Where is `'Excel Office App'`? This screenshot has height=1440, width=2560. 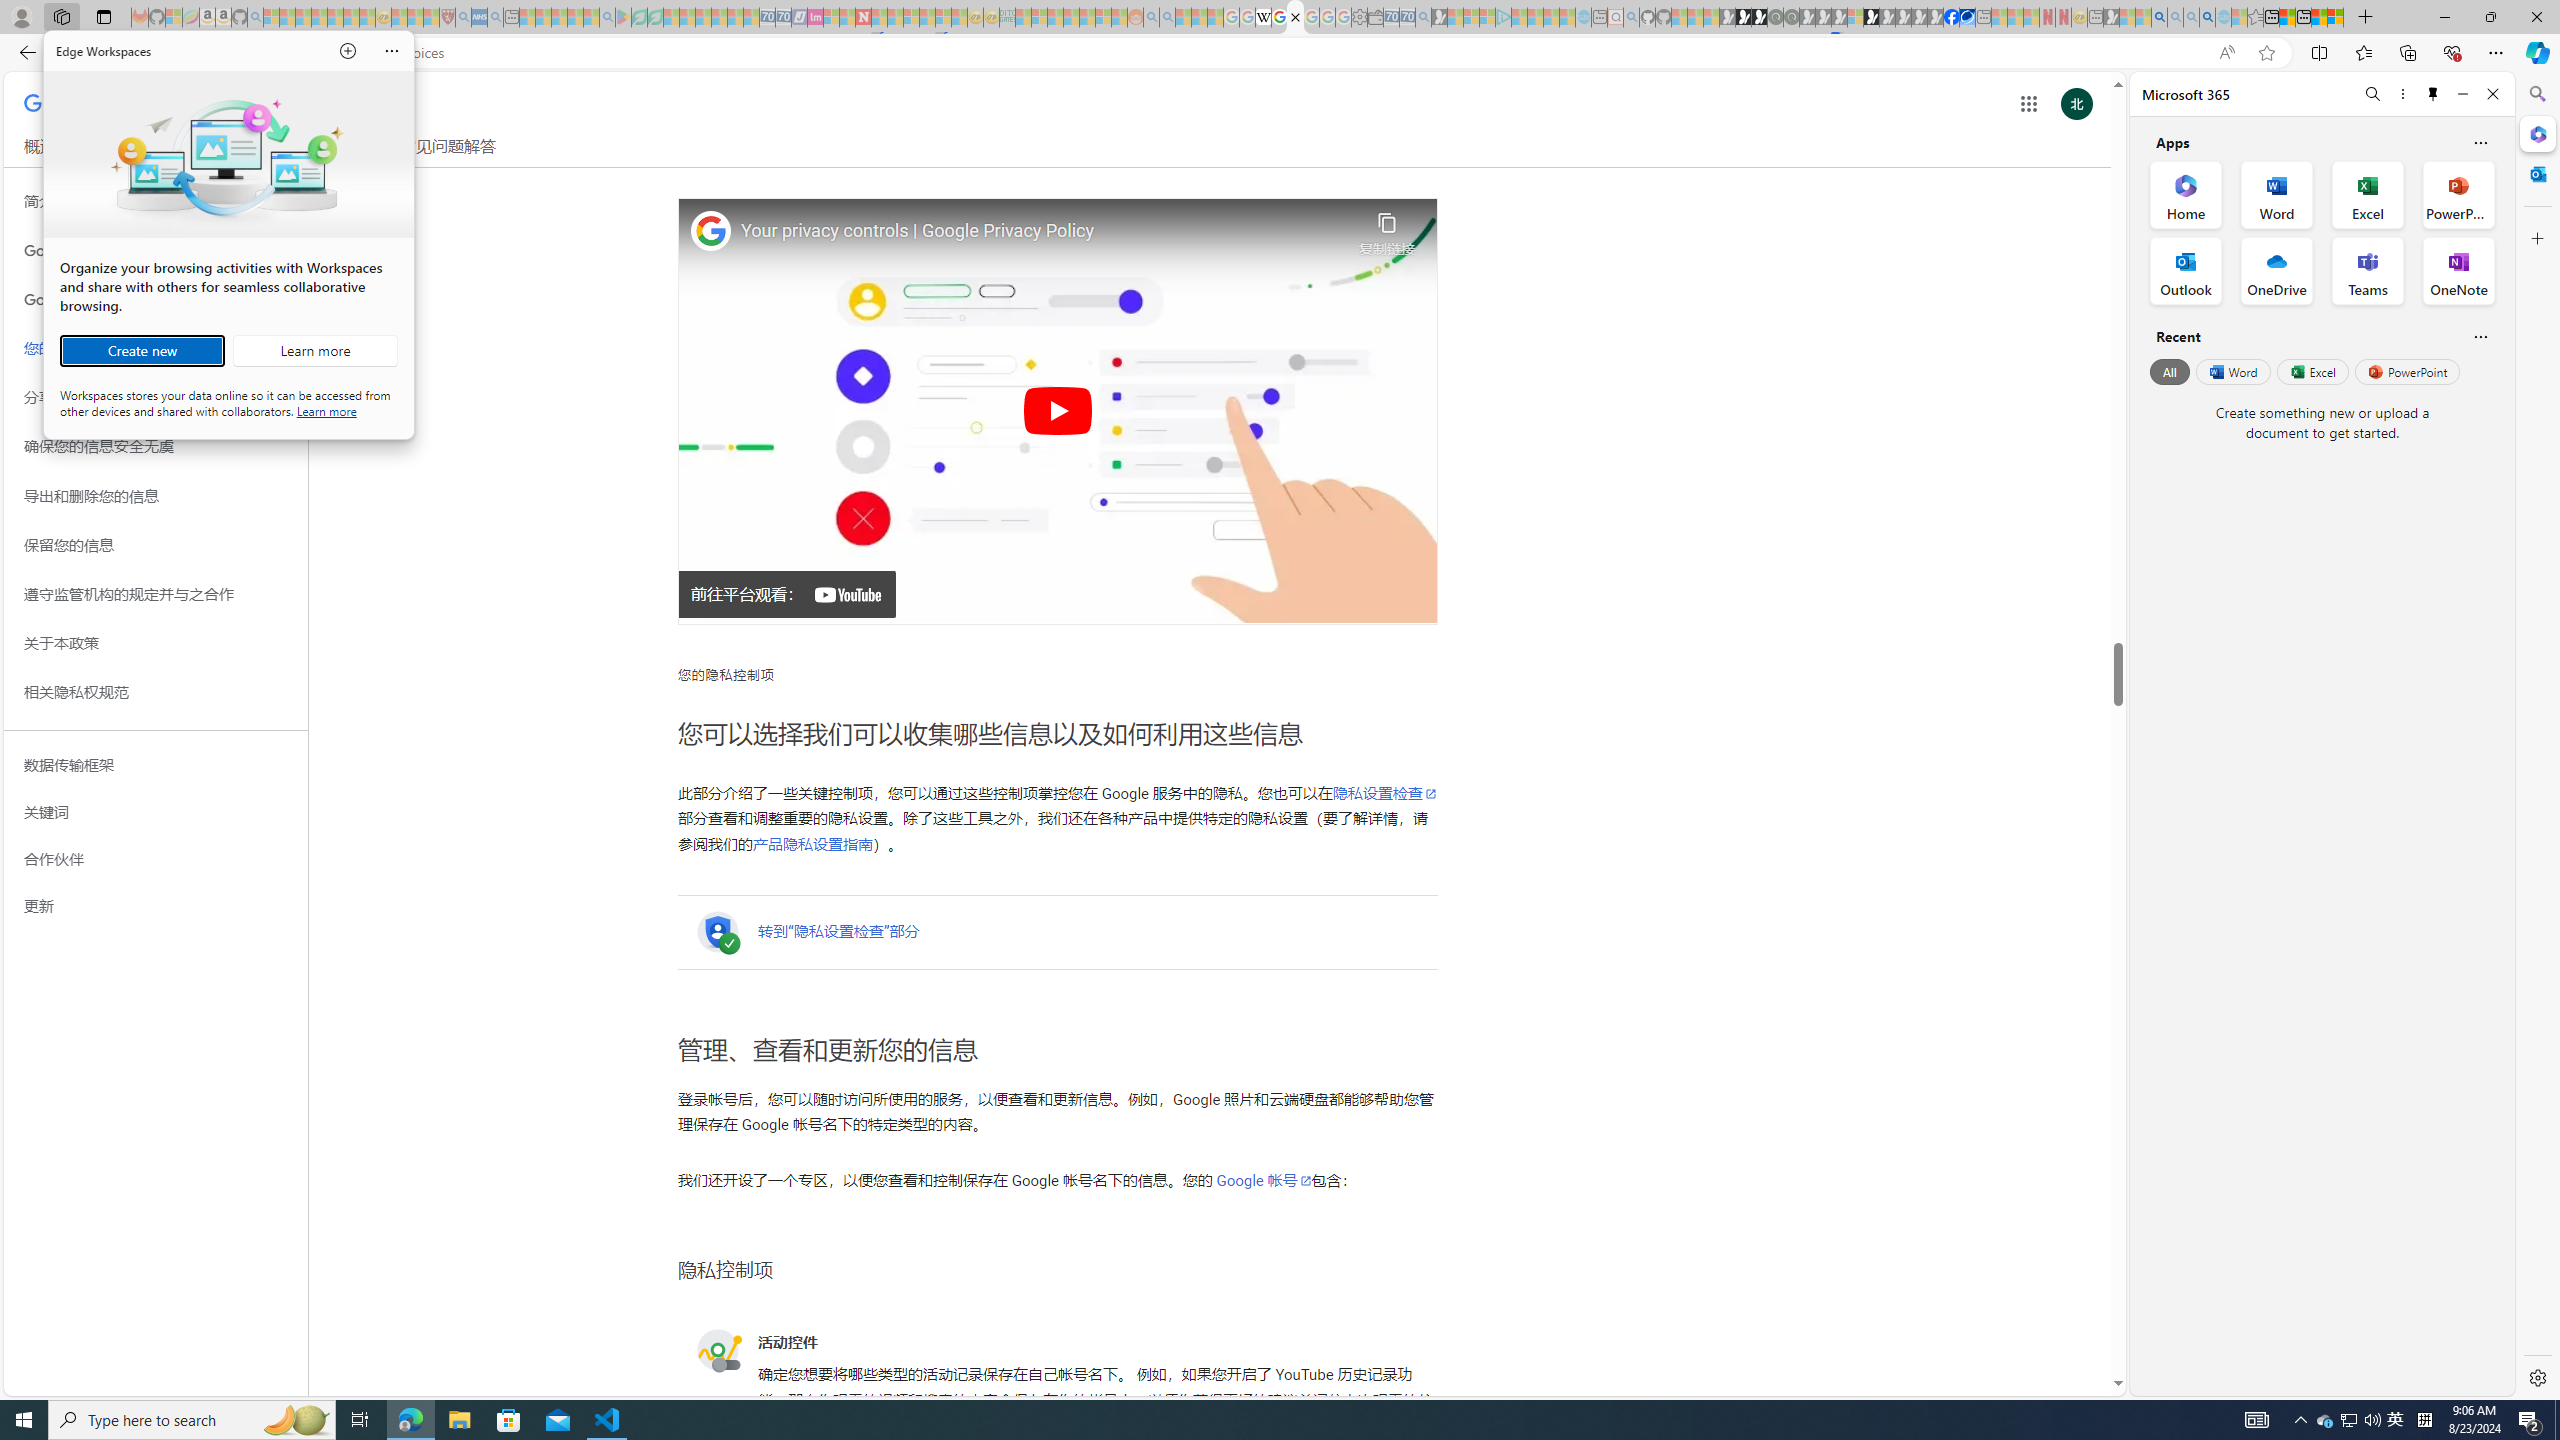 'Excel Office App' is located at coordinates (2368, 195).